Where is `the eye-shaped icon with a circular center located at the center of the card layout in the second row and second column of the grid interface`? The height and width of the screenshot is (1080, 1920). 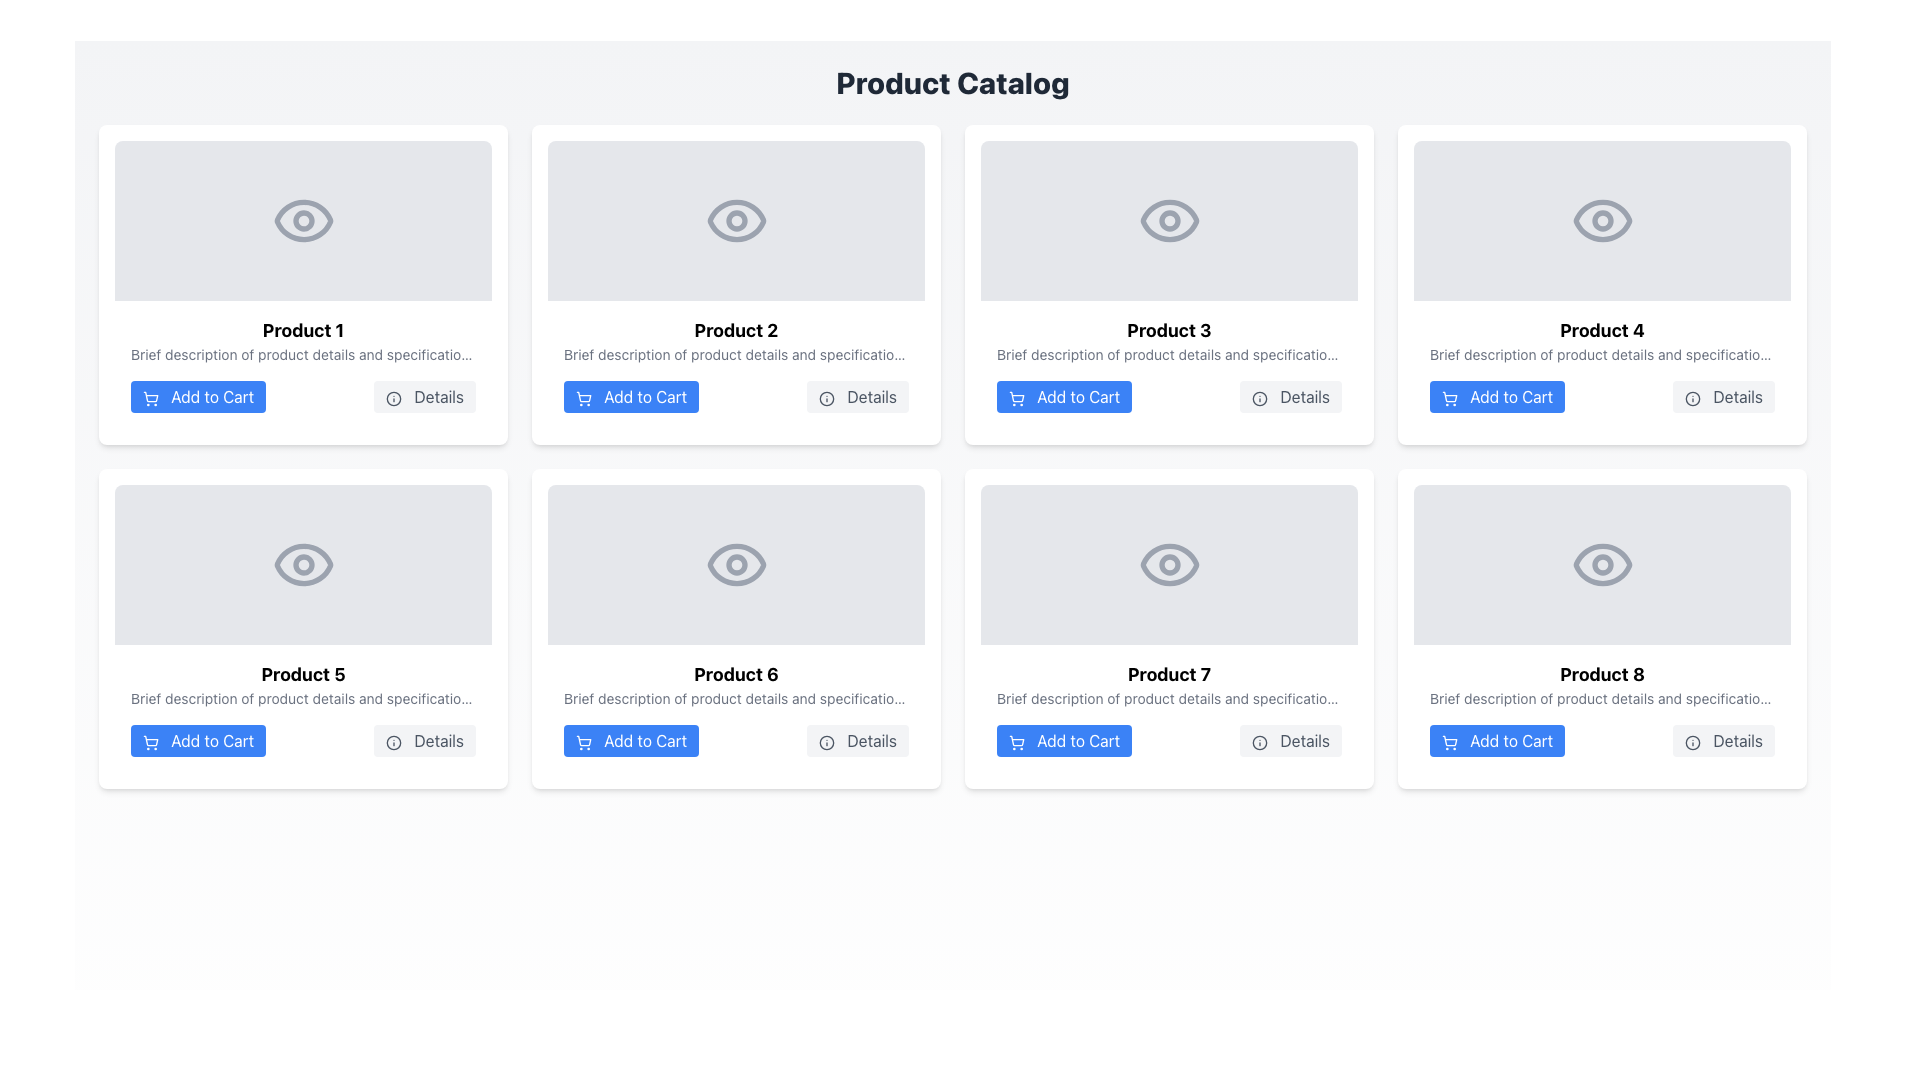
the eye-shaped icon with a circular center located at the center of the card layout in the second row and second column of the grid interface is located at coordinates (735, 564).